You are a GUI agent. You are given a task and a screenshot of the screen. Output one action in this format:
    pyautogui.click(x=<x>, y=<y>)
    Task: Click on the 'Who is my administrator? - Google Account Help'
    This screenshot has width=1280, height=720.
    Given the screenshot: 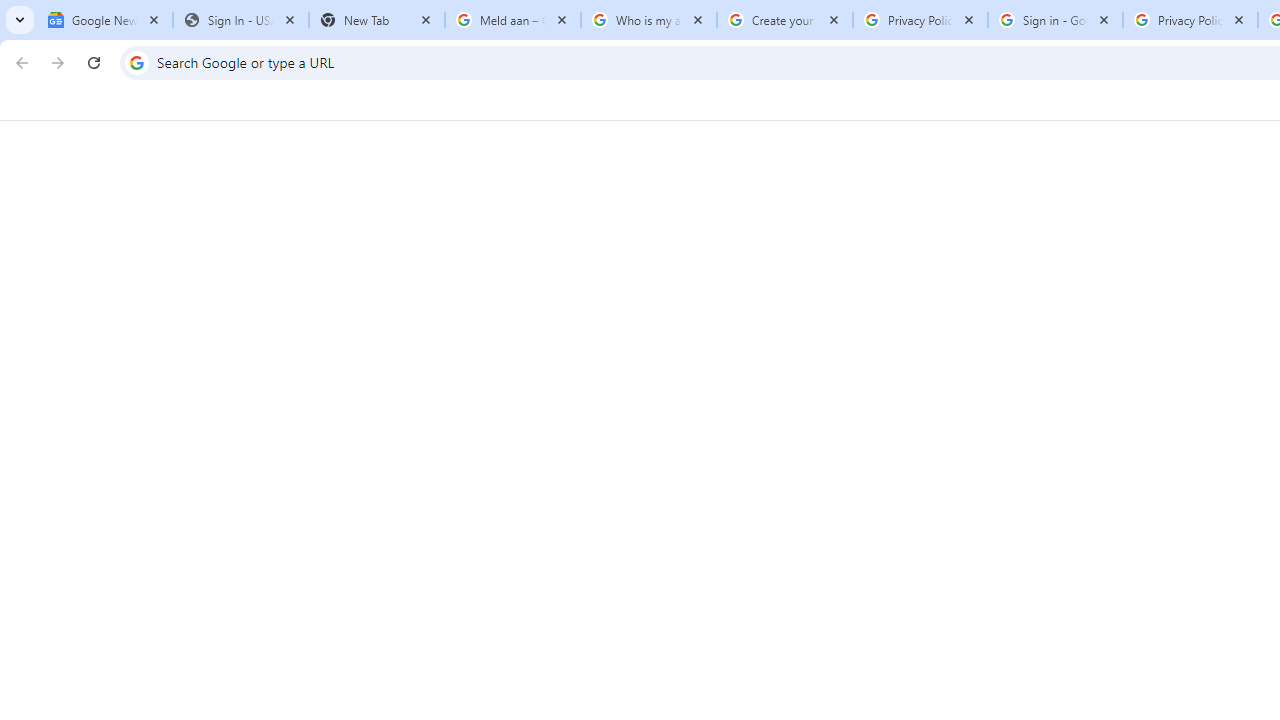 What is the action you would take?
    pyautogui.click(x=648, y=20)
    